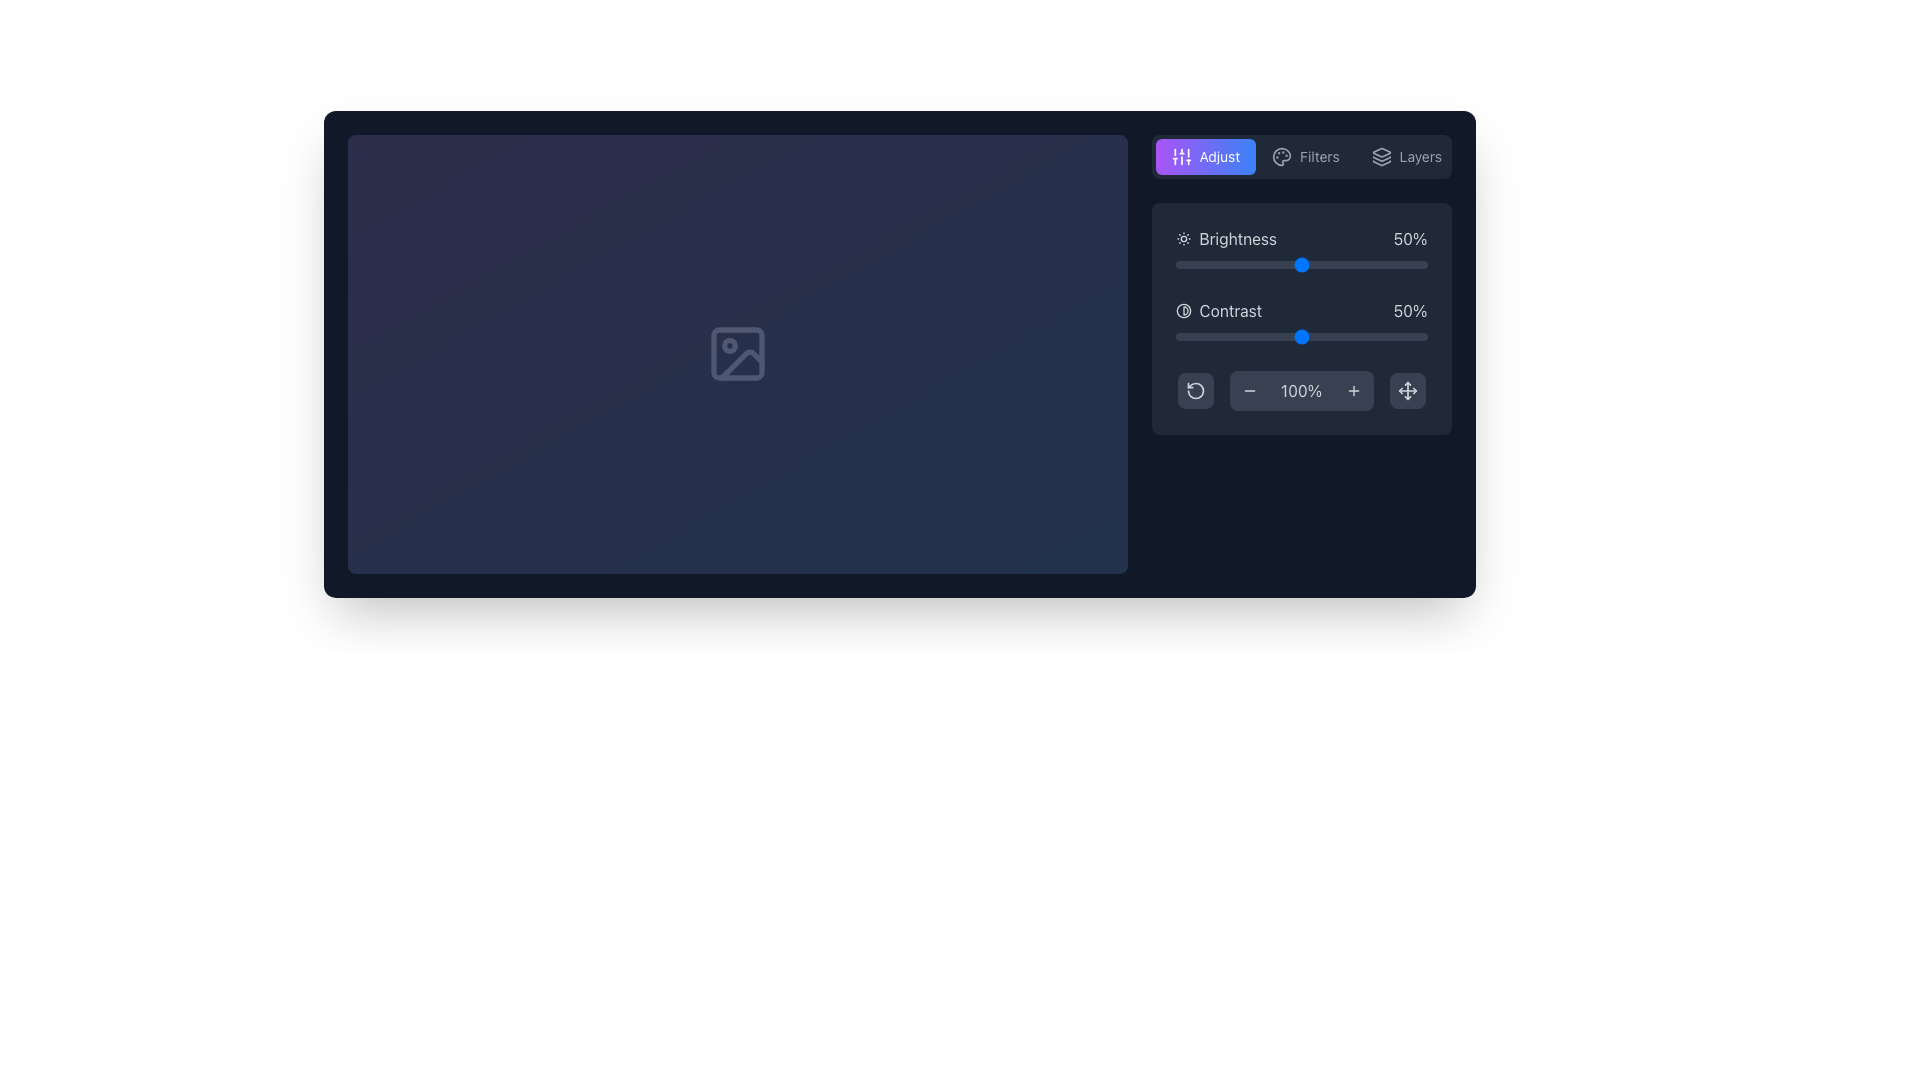 The image size is (1920, 1080). I want to click on the state of the circular contrast adjustment icon located on the right panel, to the left of the text 'Contrast', so click(1183, 311).